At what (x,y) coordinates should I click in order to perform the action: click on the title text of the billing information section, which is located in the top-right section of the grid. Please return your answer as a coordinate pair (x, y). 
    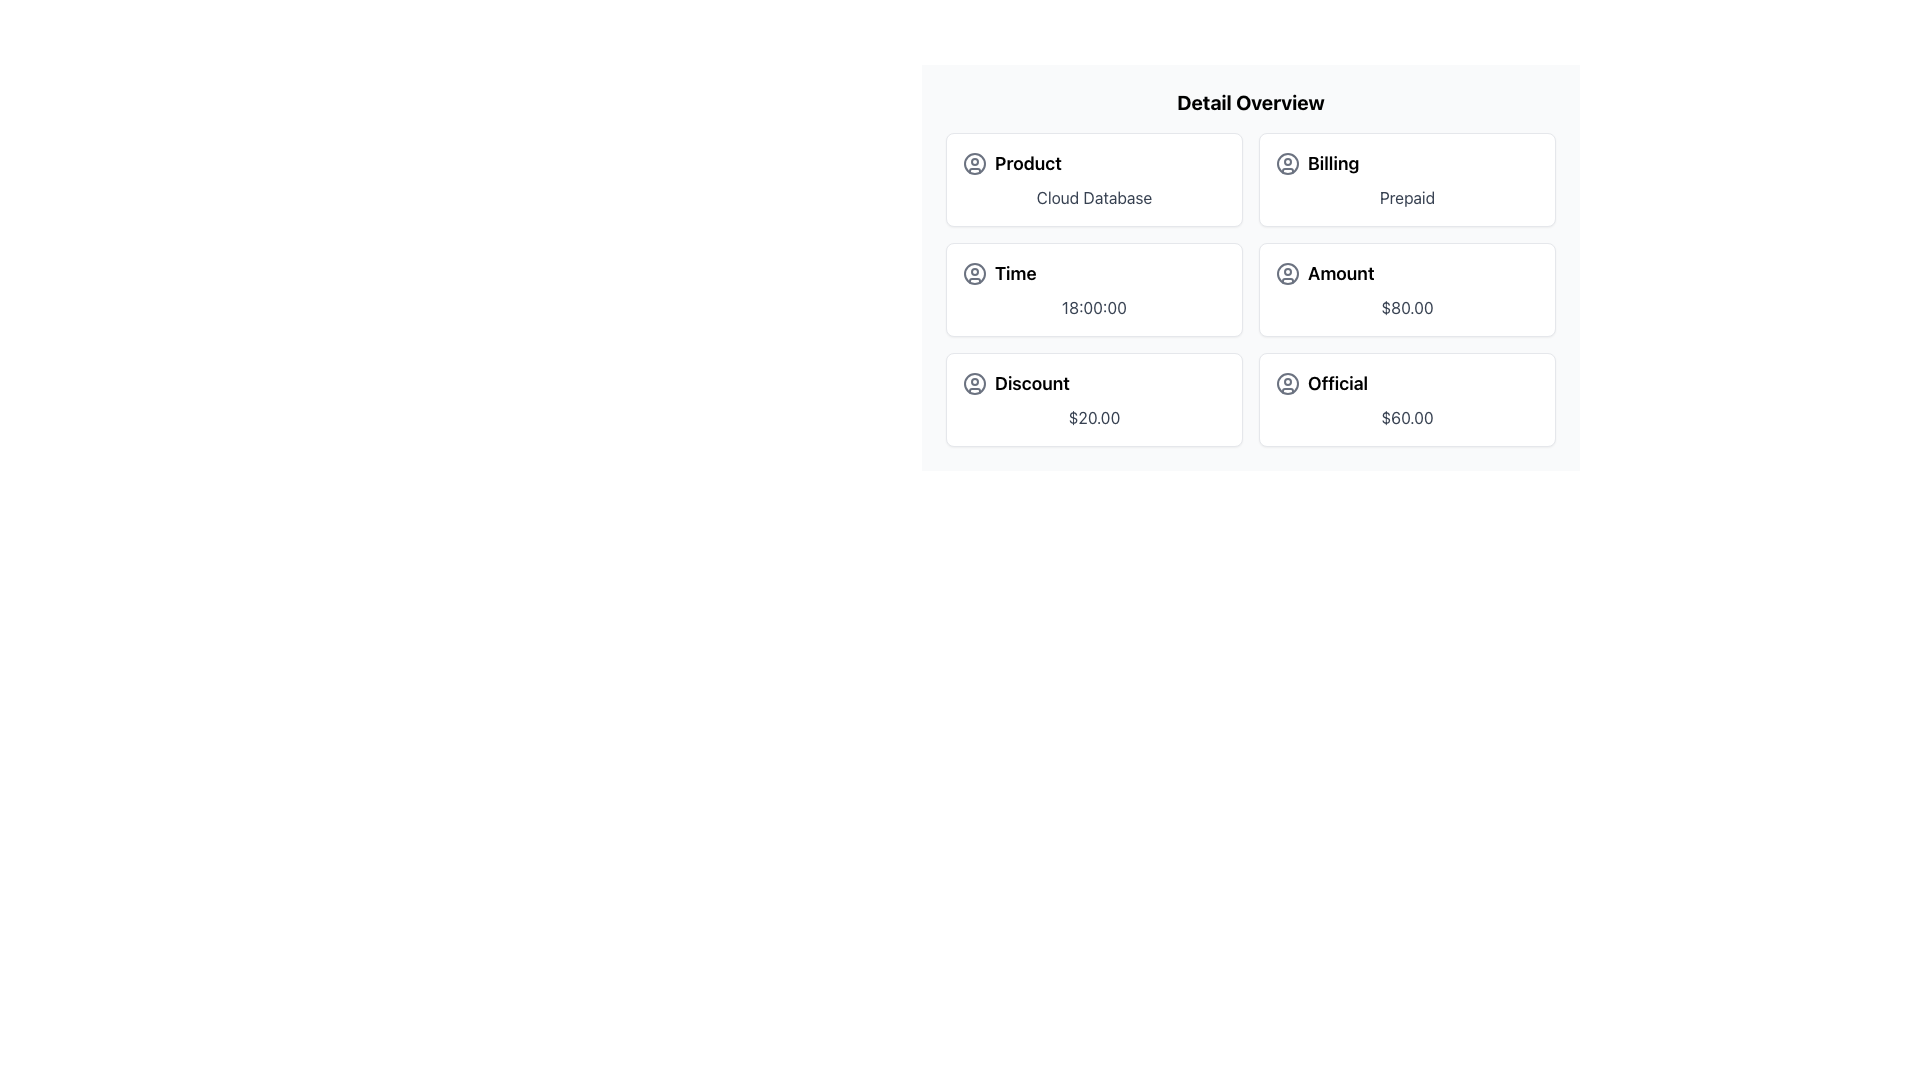
    Looking at the image, I should click on (1333, 163).